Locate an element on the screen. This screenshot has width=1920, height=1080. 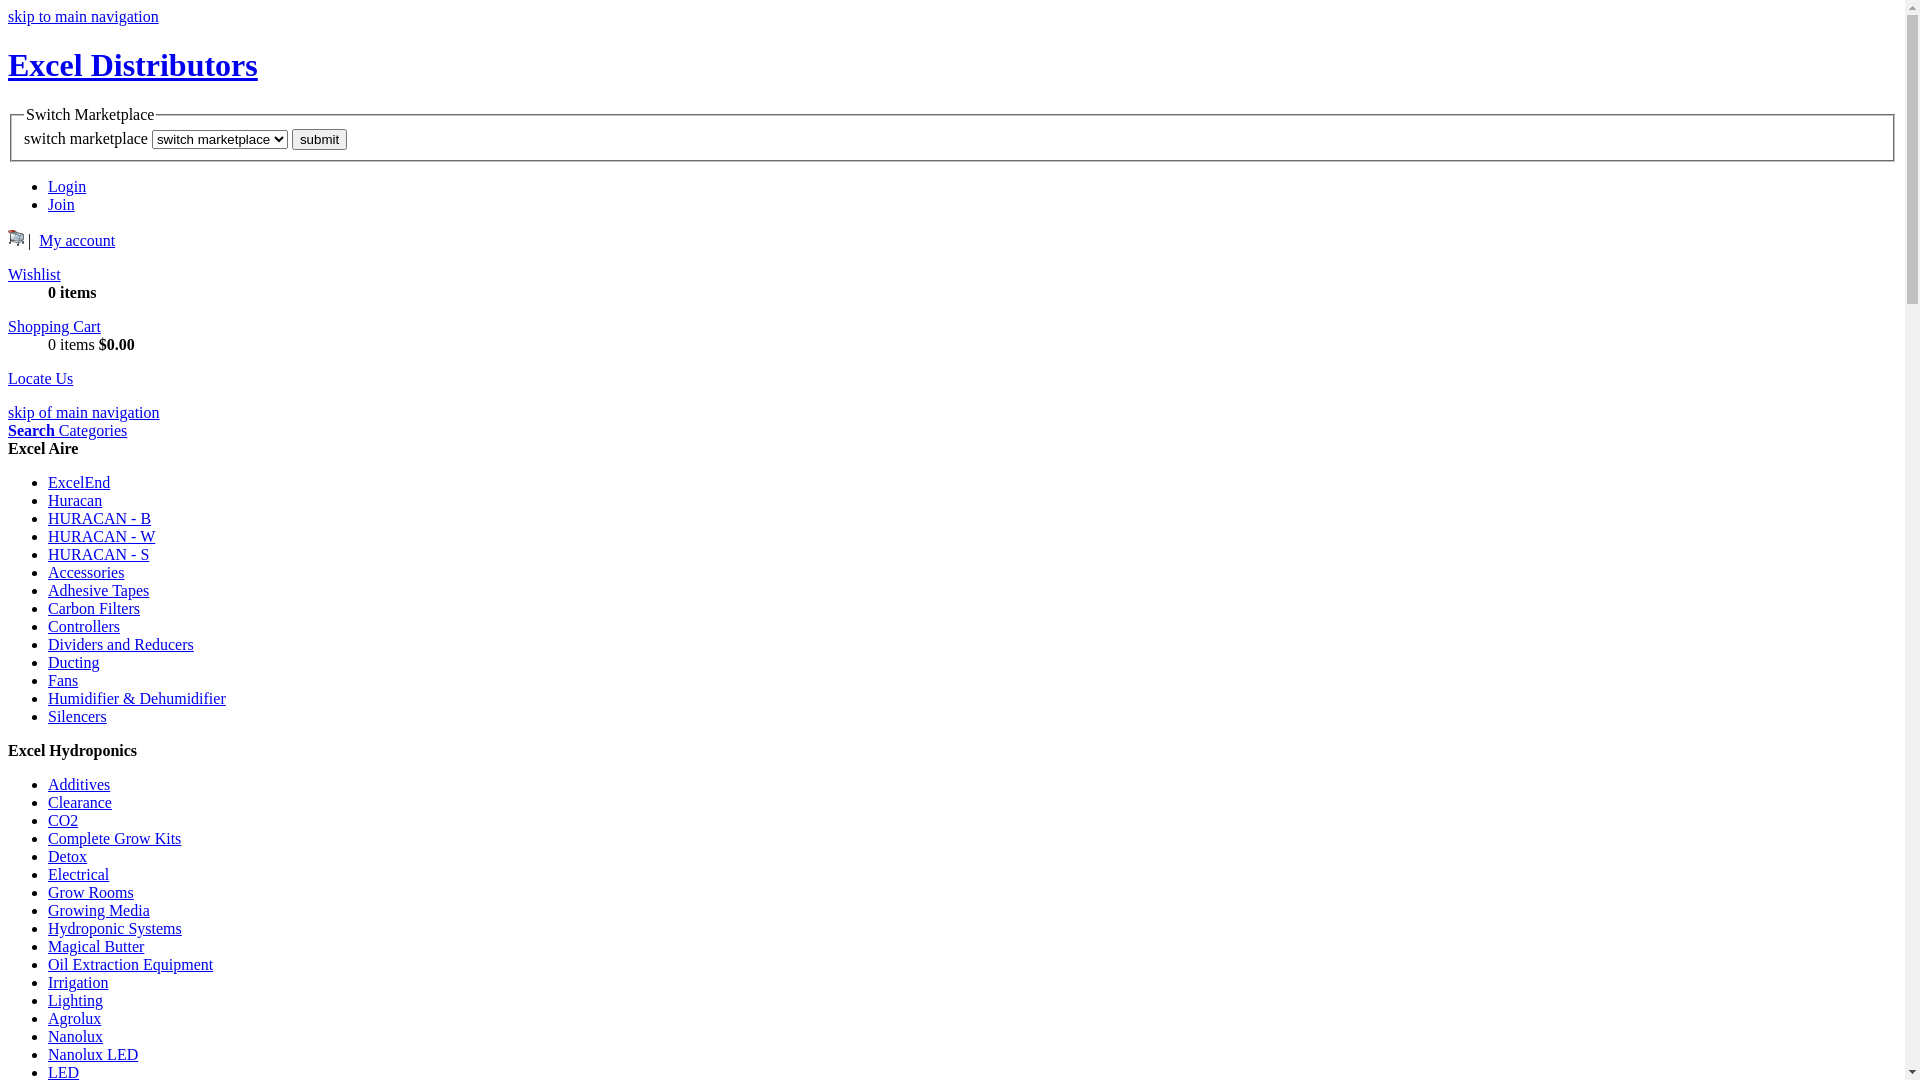
'Detox' is located at coordinates (67, 855).